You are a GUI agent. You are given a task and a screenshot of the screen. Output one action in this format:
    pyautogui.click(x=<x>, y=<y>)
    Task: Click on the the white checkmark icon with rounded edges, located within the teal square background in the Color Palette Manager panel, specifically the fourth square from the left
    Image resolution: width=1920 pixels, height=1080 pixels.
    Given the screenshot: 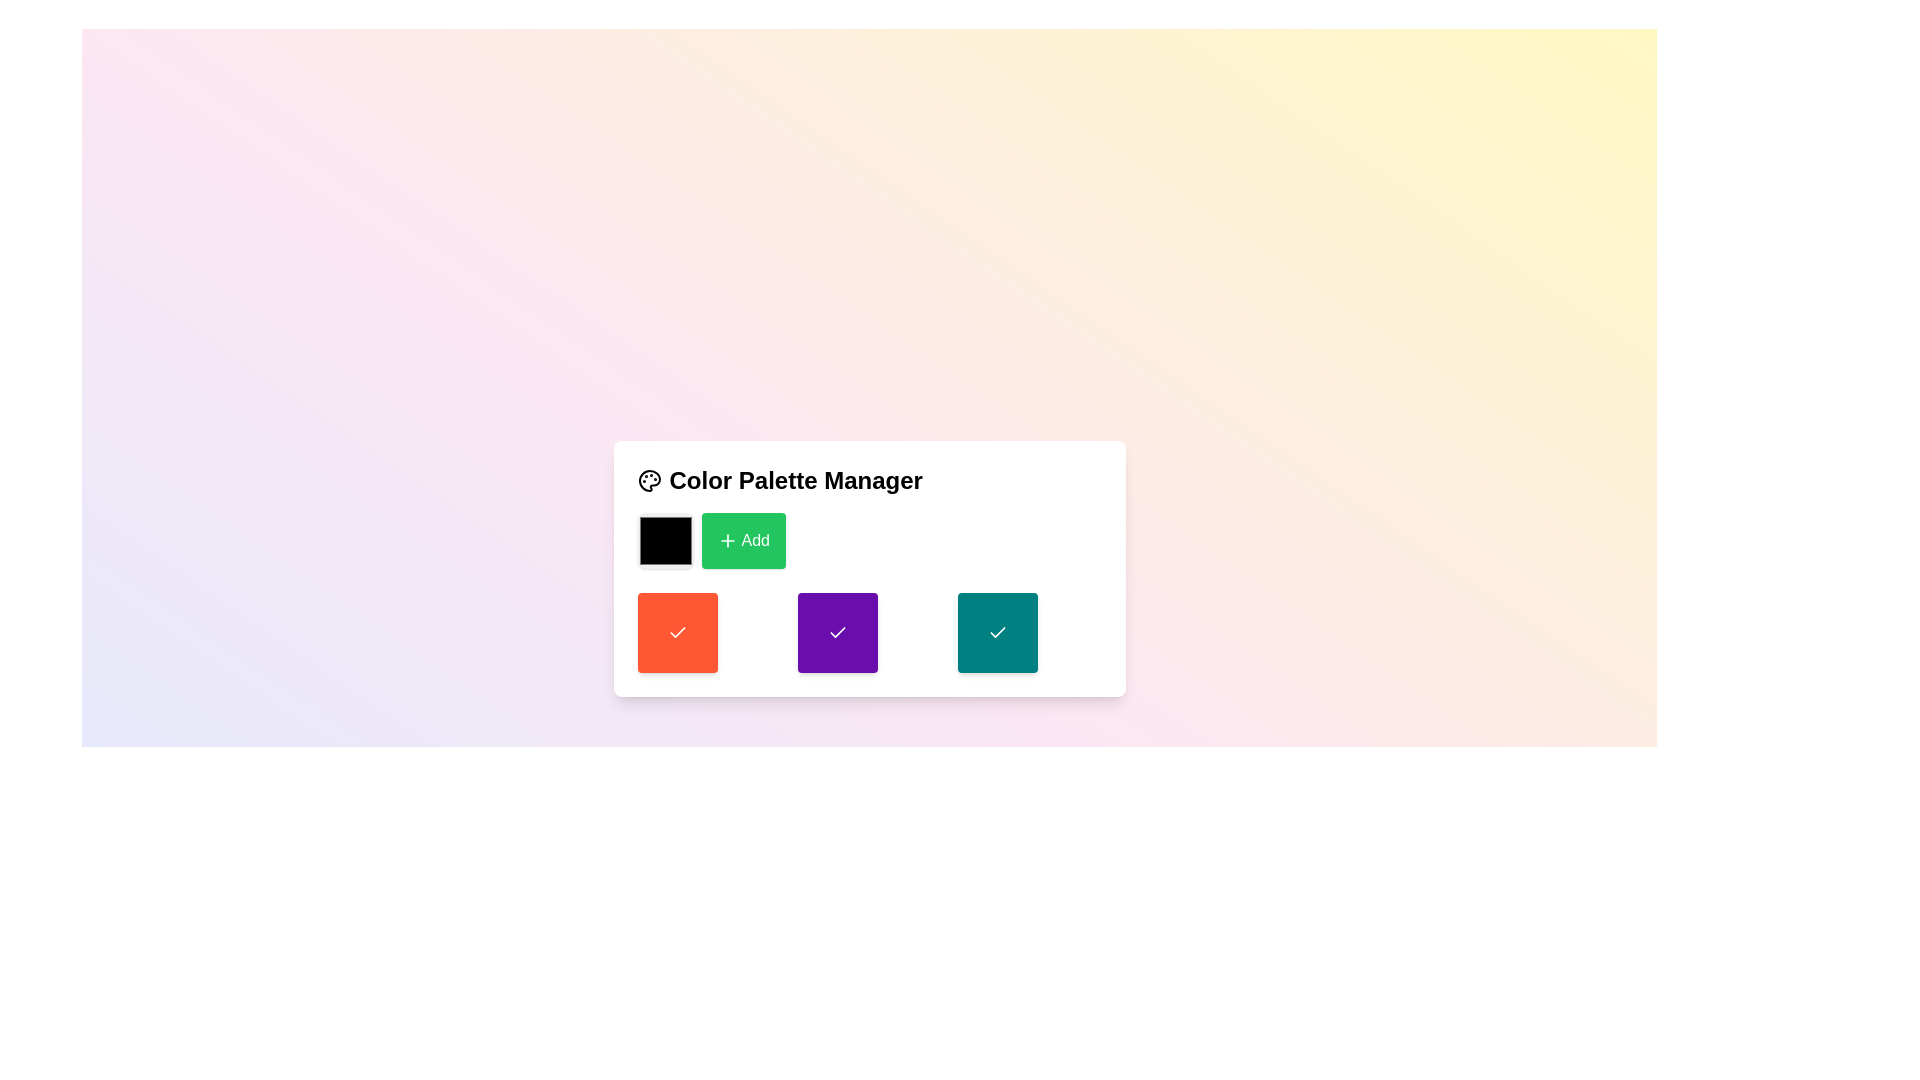 What is the action you would take?
    pyautogui.click(x=997, y=632)
    